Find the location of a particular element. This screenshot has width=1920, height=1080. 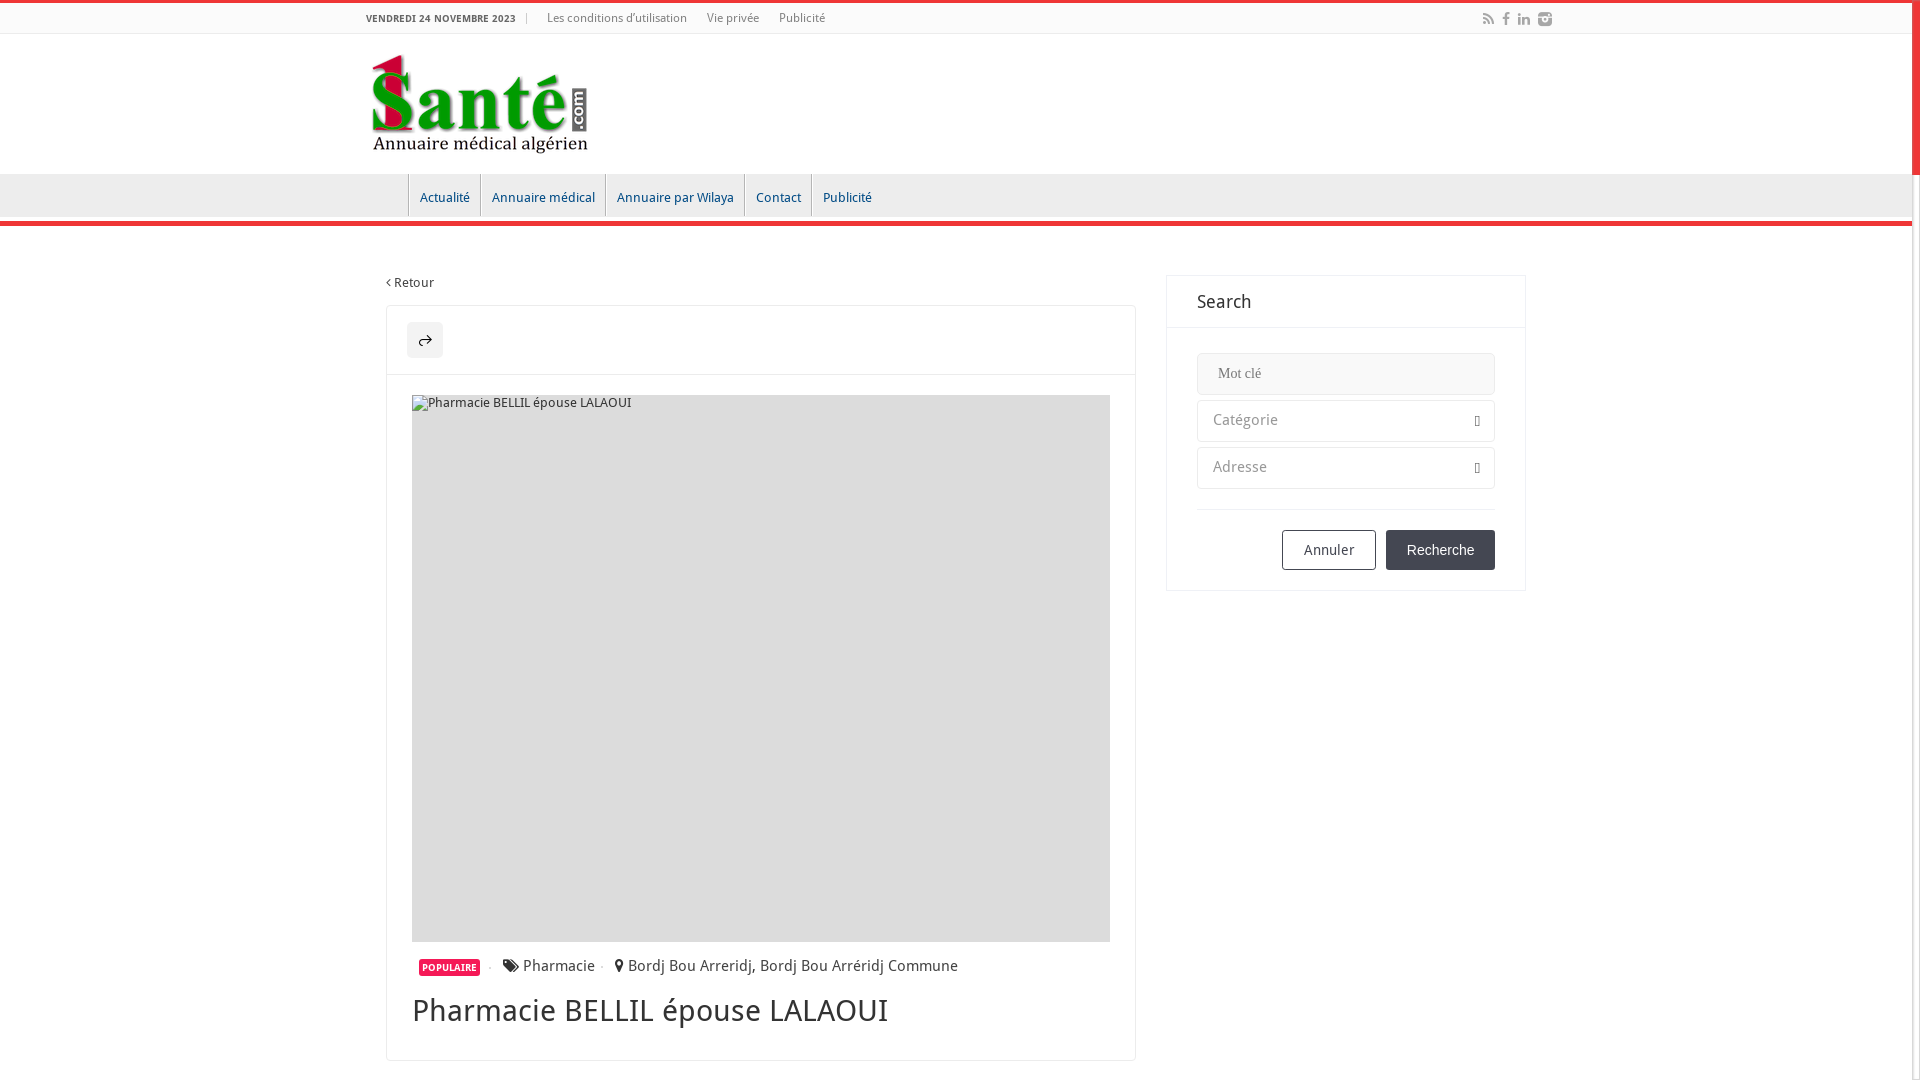

'Contact' is located at coordinates (776, 195).